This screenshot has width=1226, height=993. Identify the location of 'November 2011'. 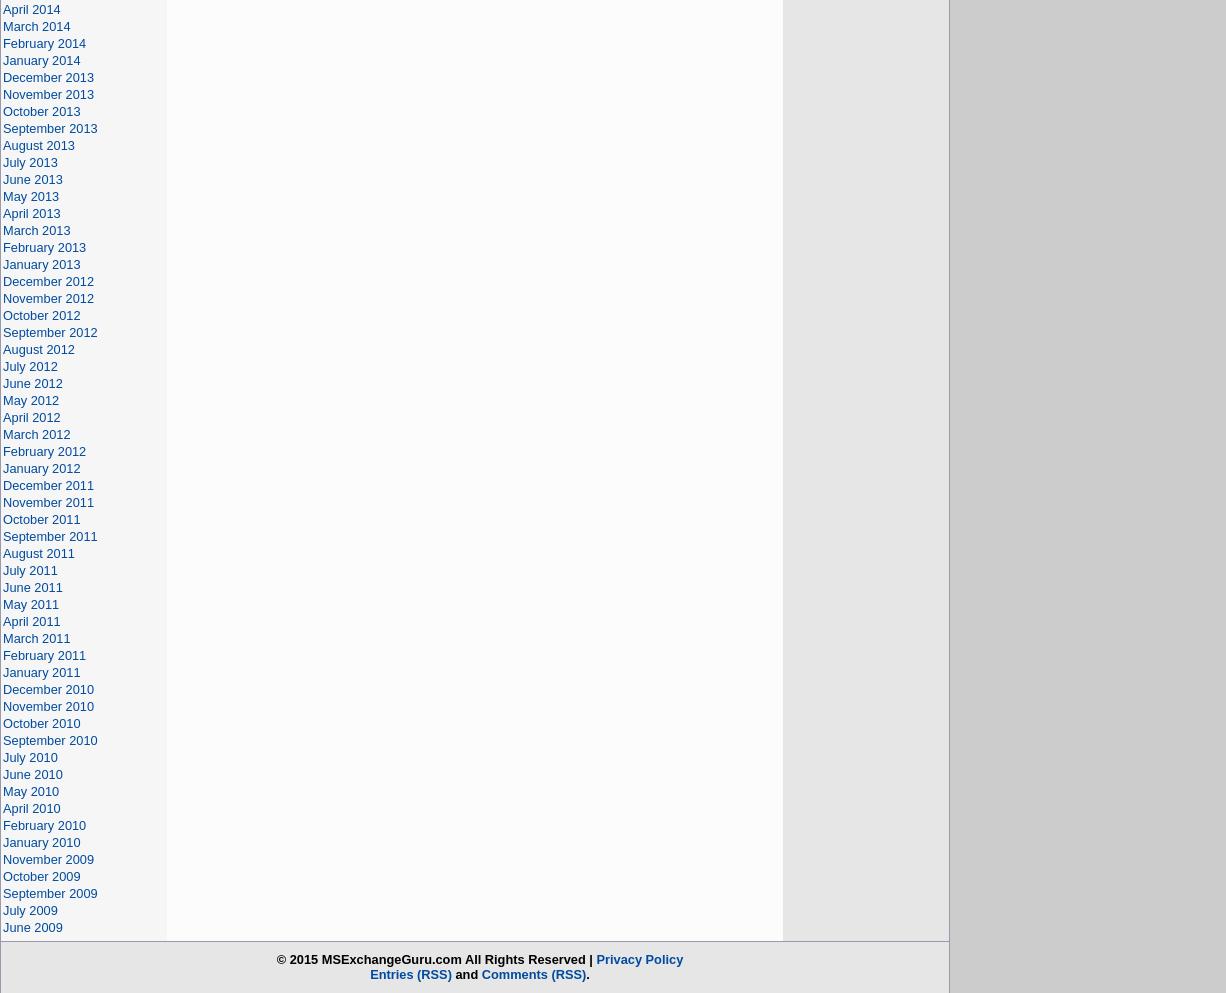
(2, 502).